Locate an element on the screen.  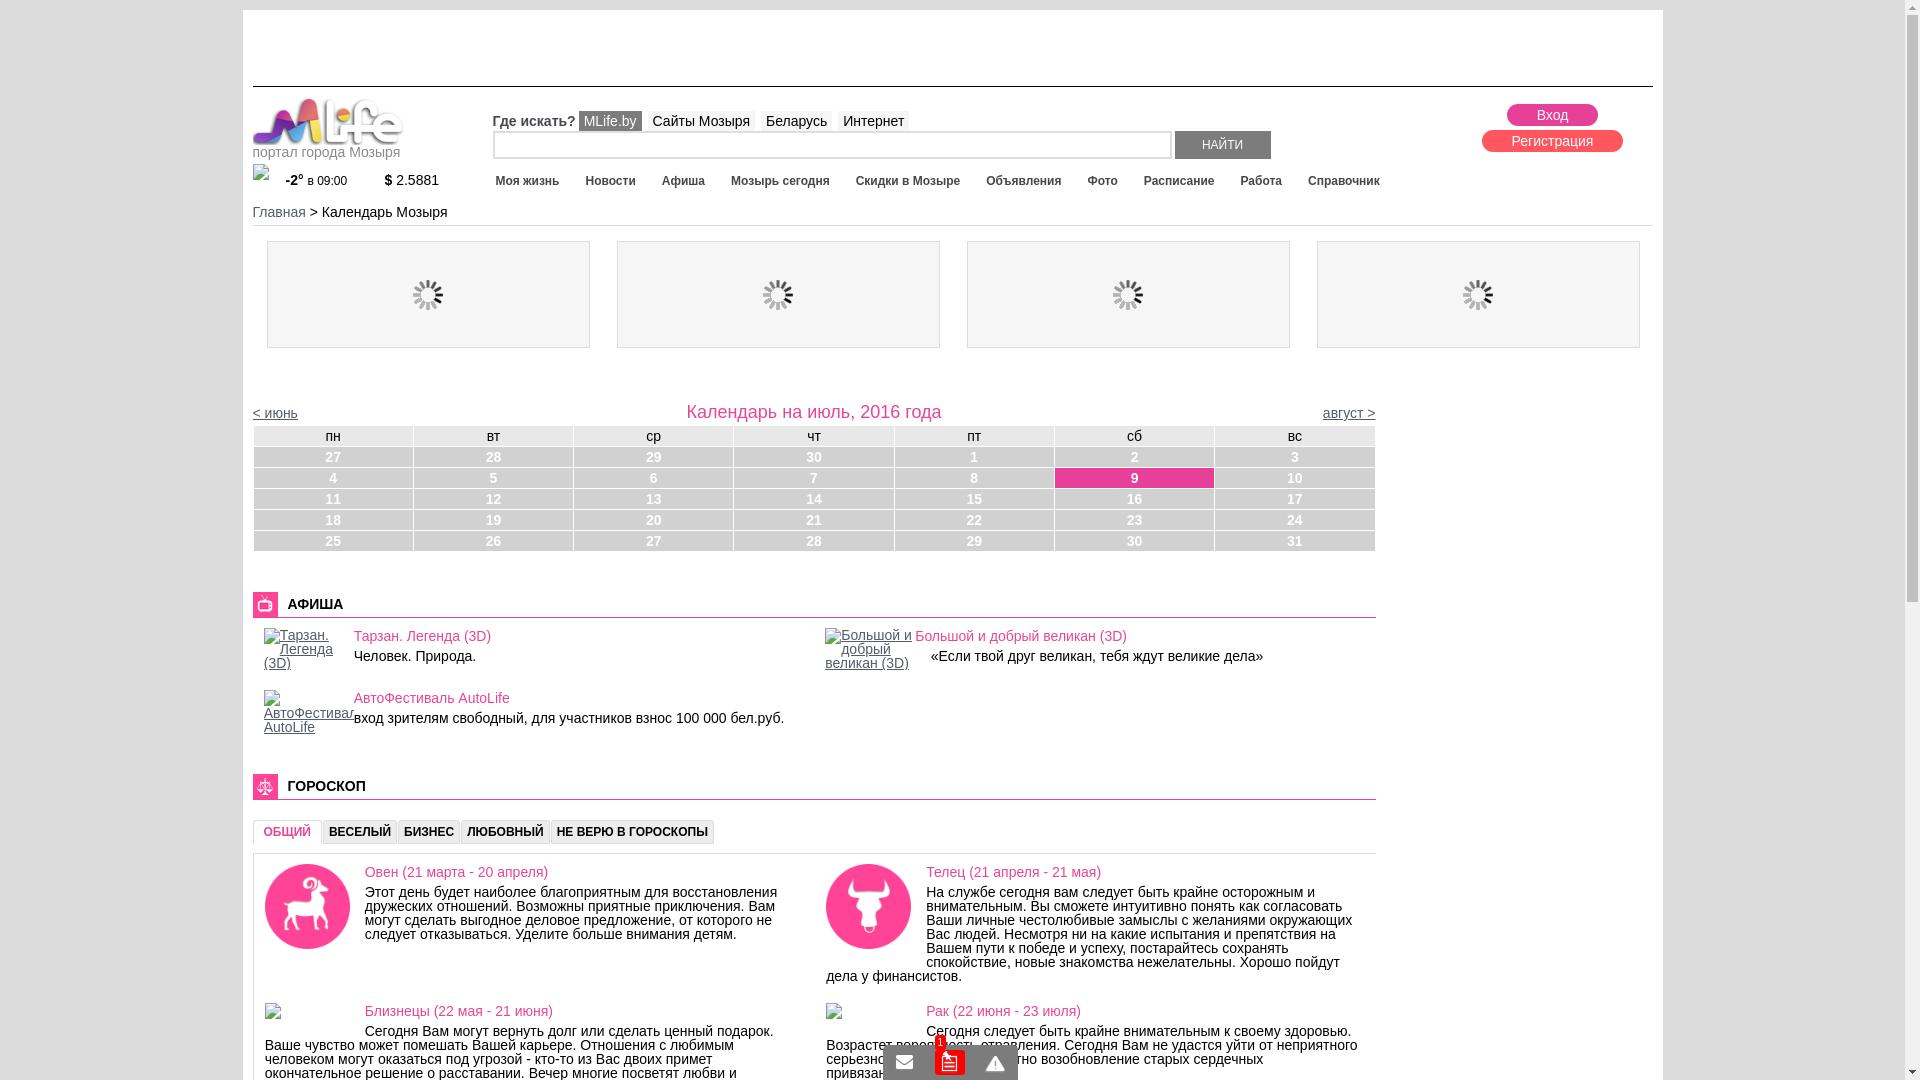
'7' is located at coordinates (813, 478).